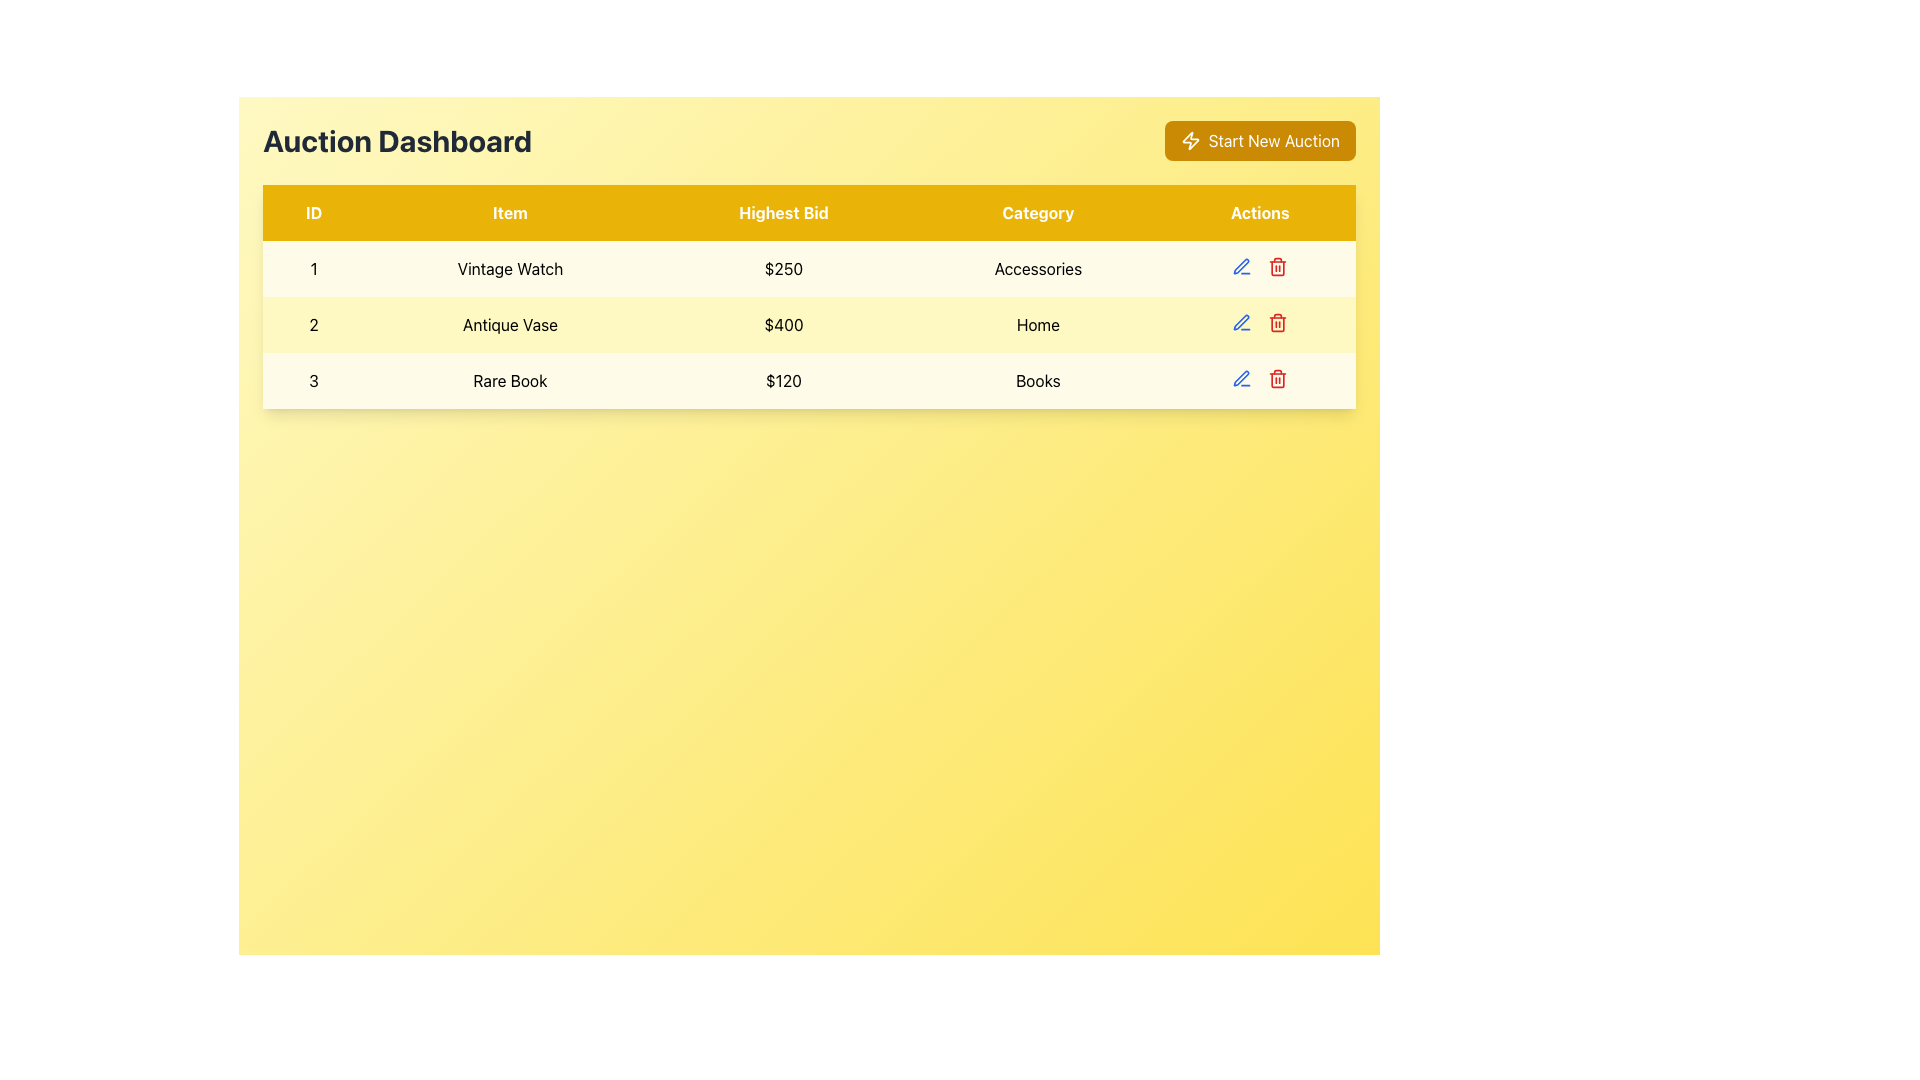 This screenshot has height=1080, width=1920. I want to click on the third row element in the table that contains the ID '3', item name 'Rare Book', price '$120', and category 'Books'. This row is styled with a lighter shade of yellow and is horizontally aligned across four columns, so click(809, 381).